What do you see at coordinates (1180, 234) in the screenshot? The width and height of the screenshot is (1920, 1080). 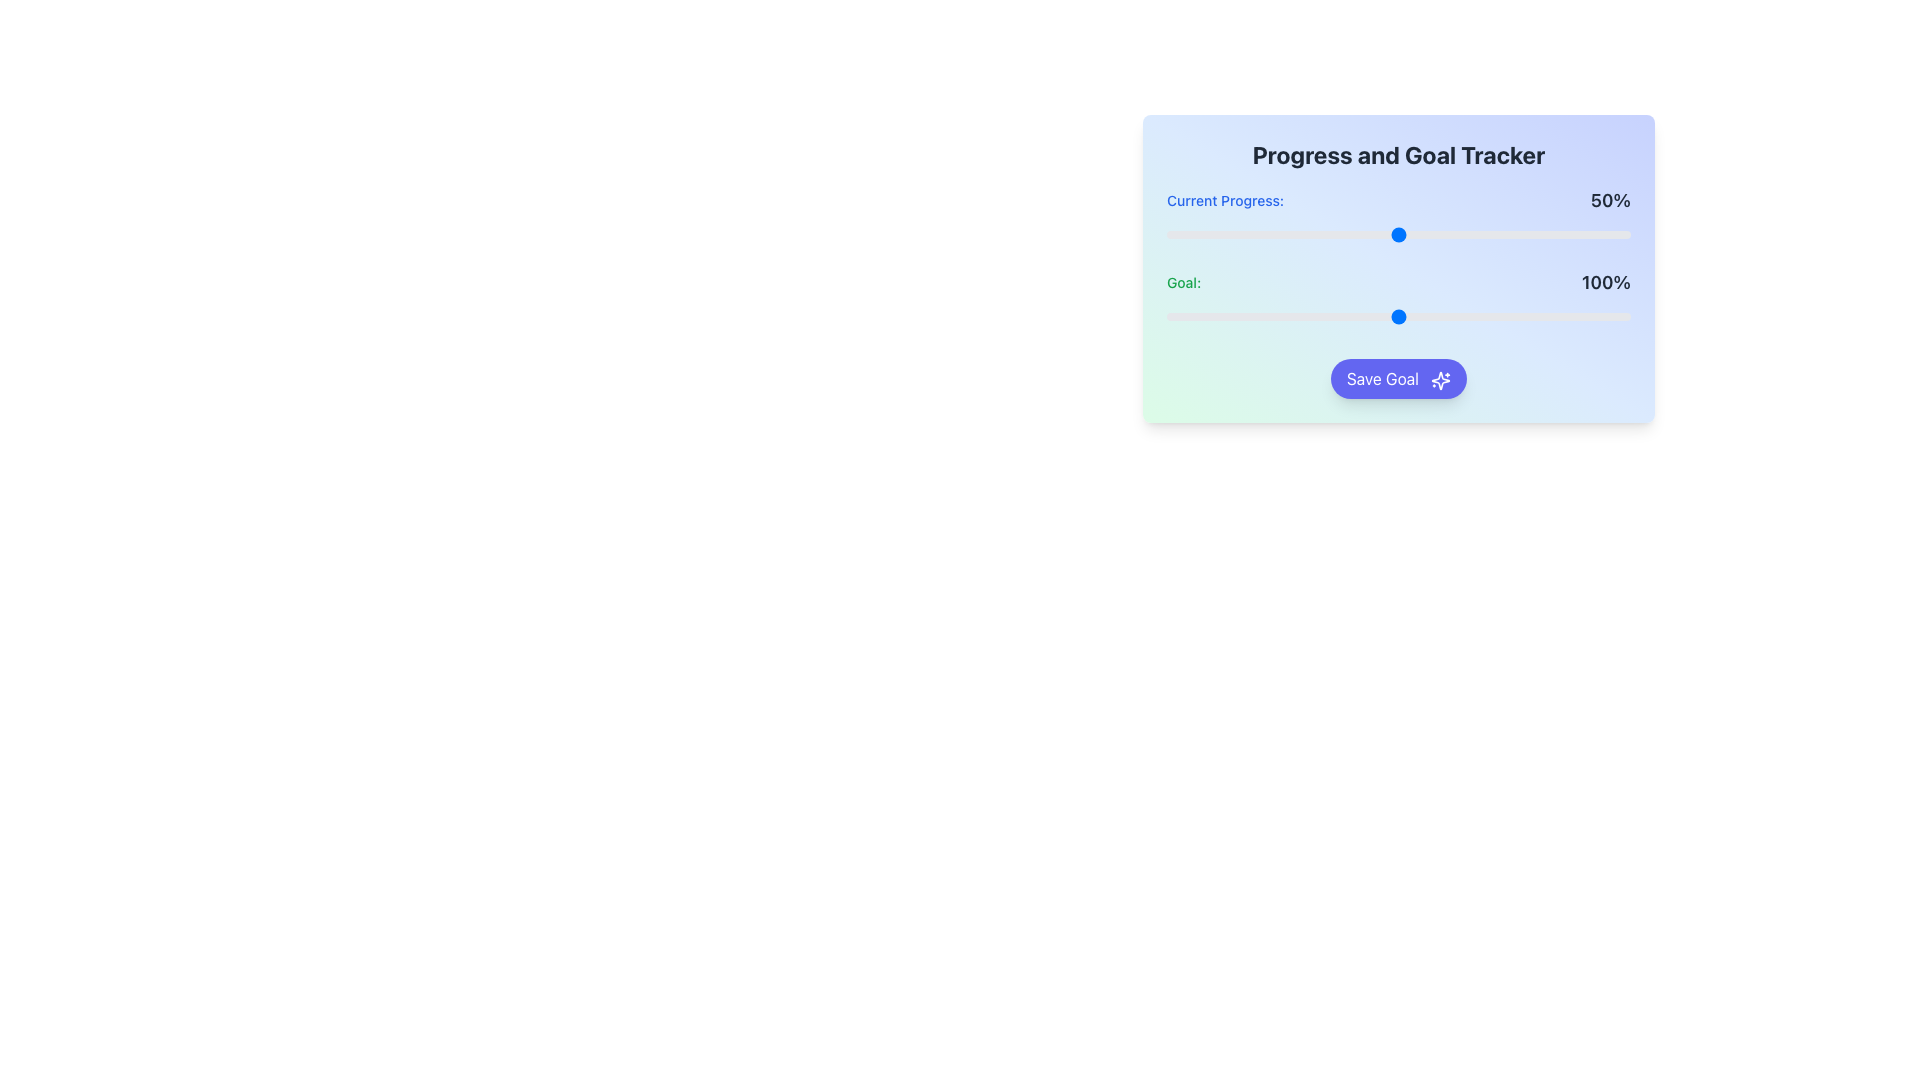 I see `the slider` at bounding box center [1180, 234].